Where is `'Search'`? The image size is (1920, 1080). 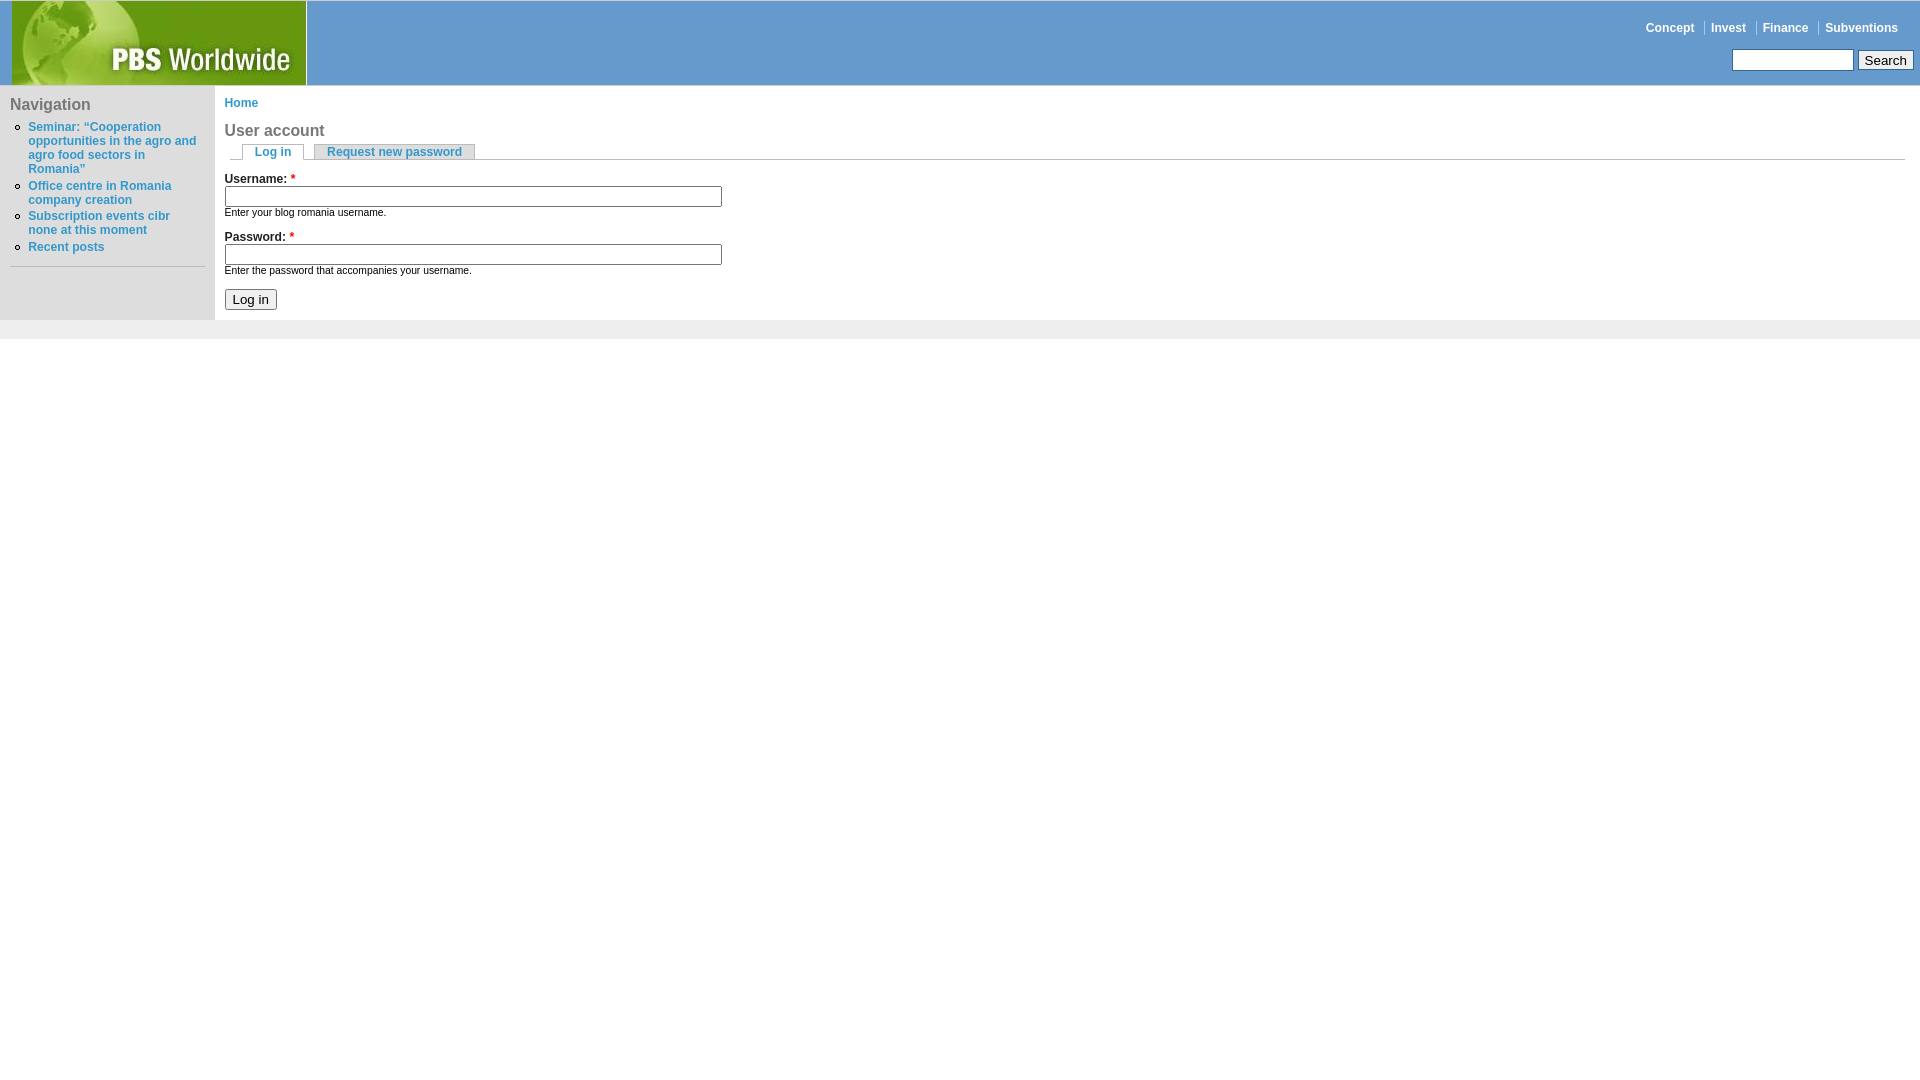 'Search' is located at coordinates (1885, 59).